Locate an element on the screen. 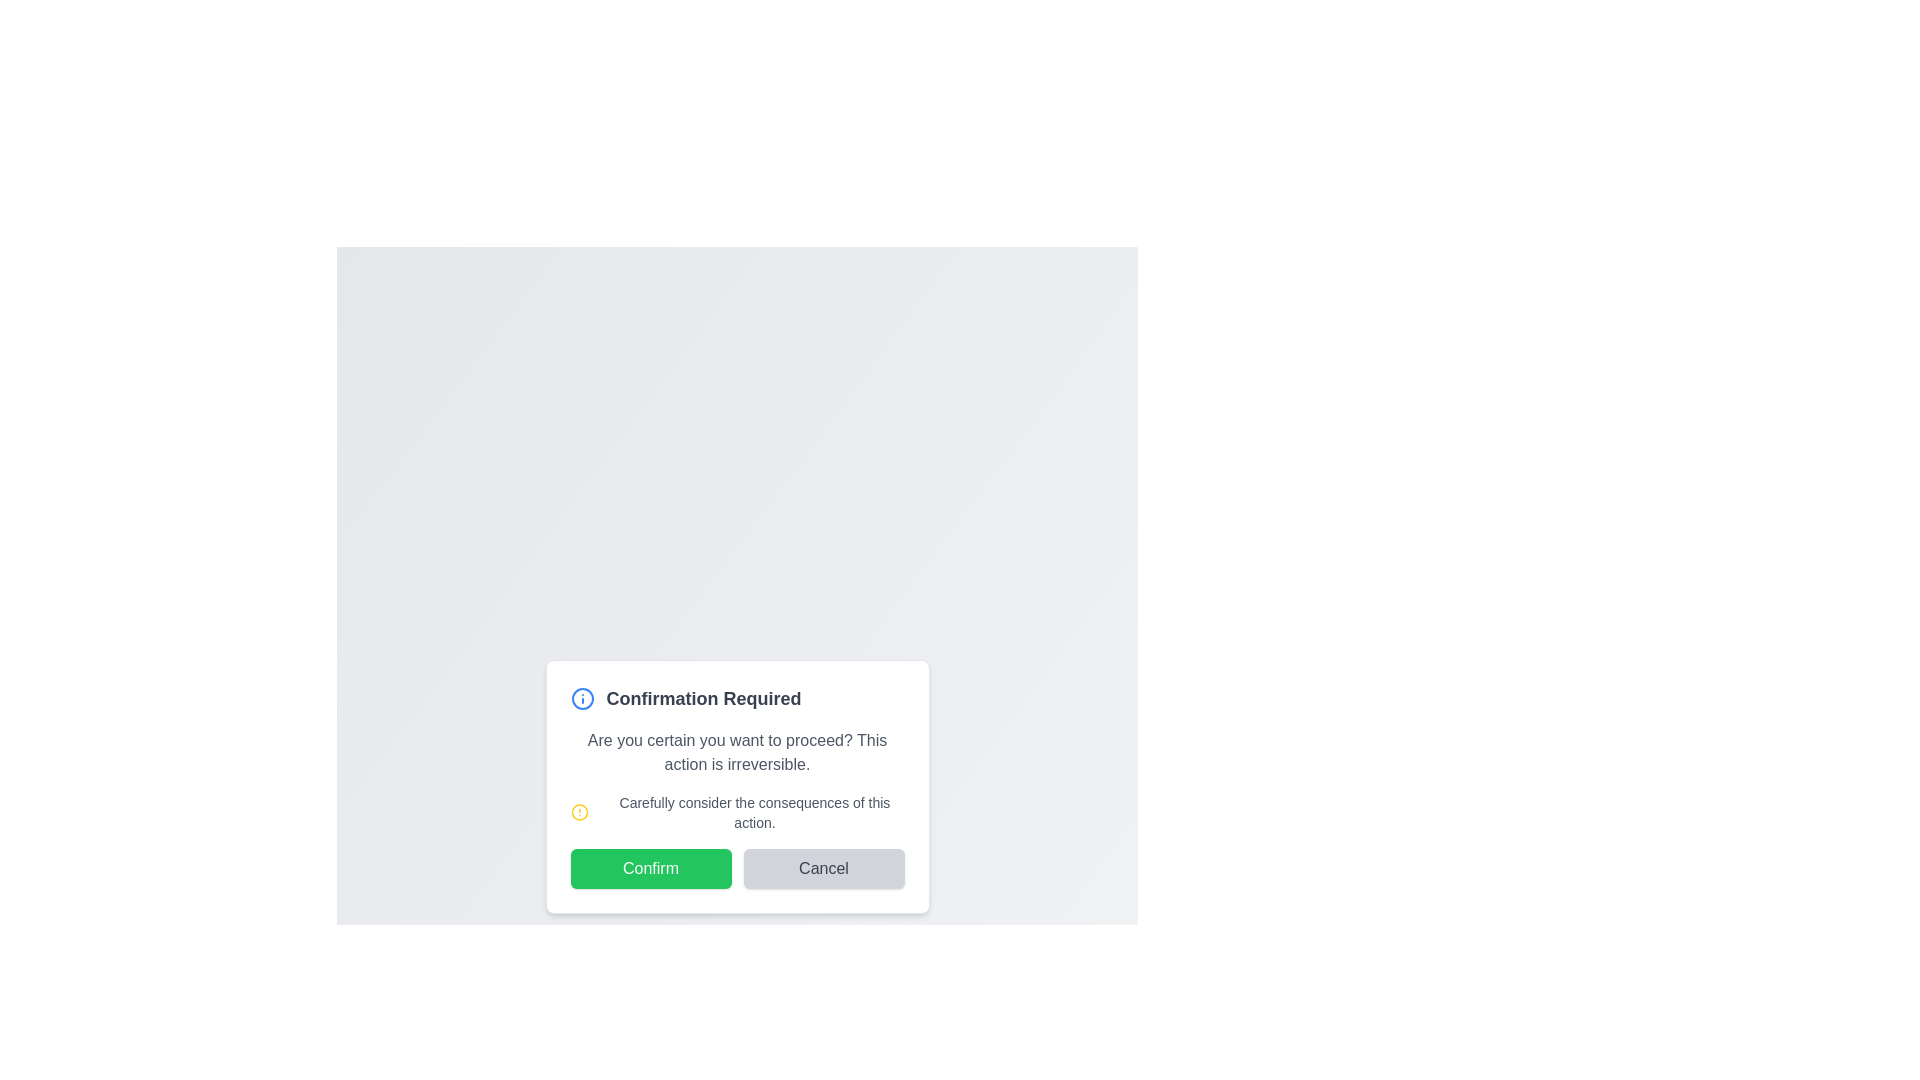 This screenshot has height=1080, width=1920. the icon that draws attention to the 'Confirmation Required' message, which is the first item positioned to the left of the text is located at coordinates (581, 697).